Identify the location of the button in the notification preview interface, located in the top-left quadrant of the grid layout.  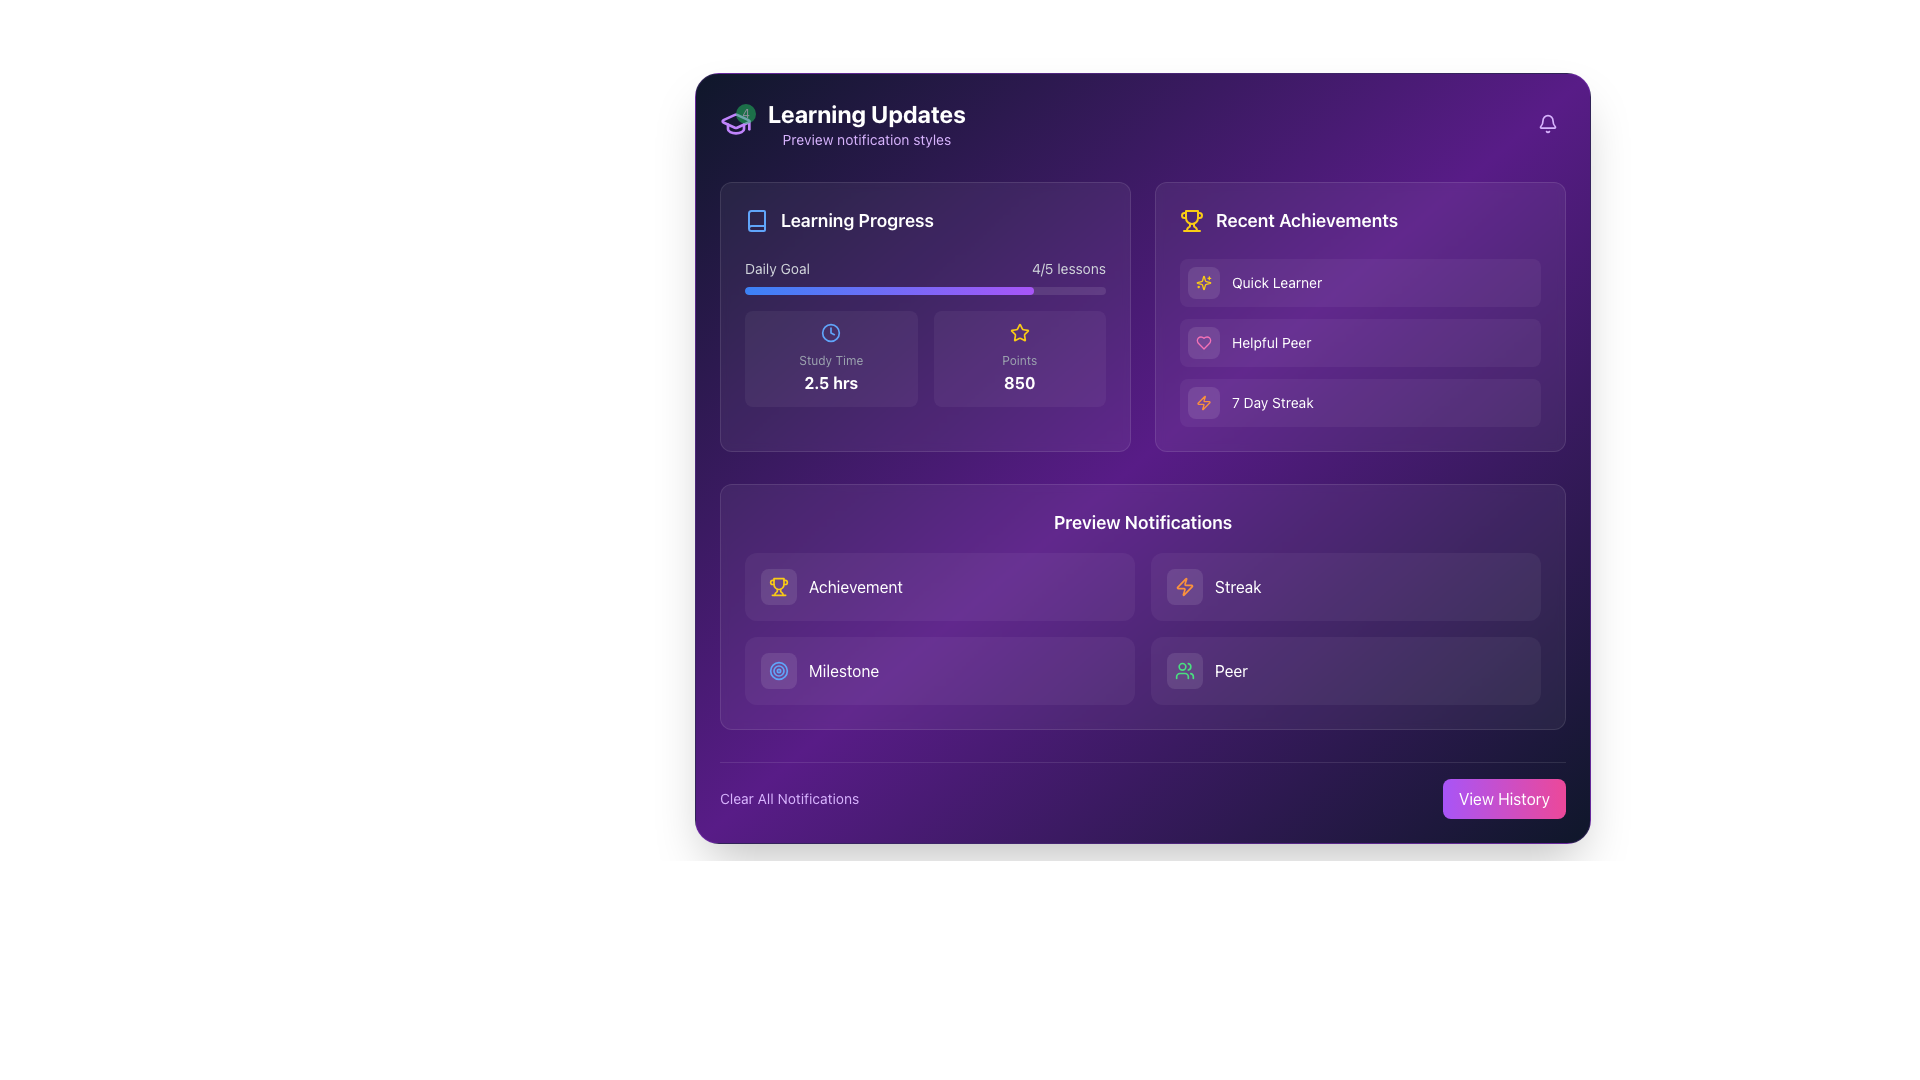
(939, 585).